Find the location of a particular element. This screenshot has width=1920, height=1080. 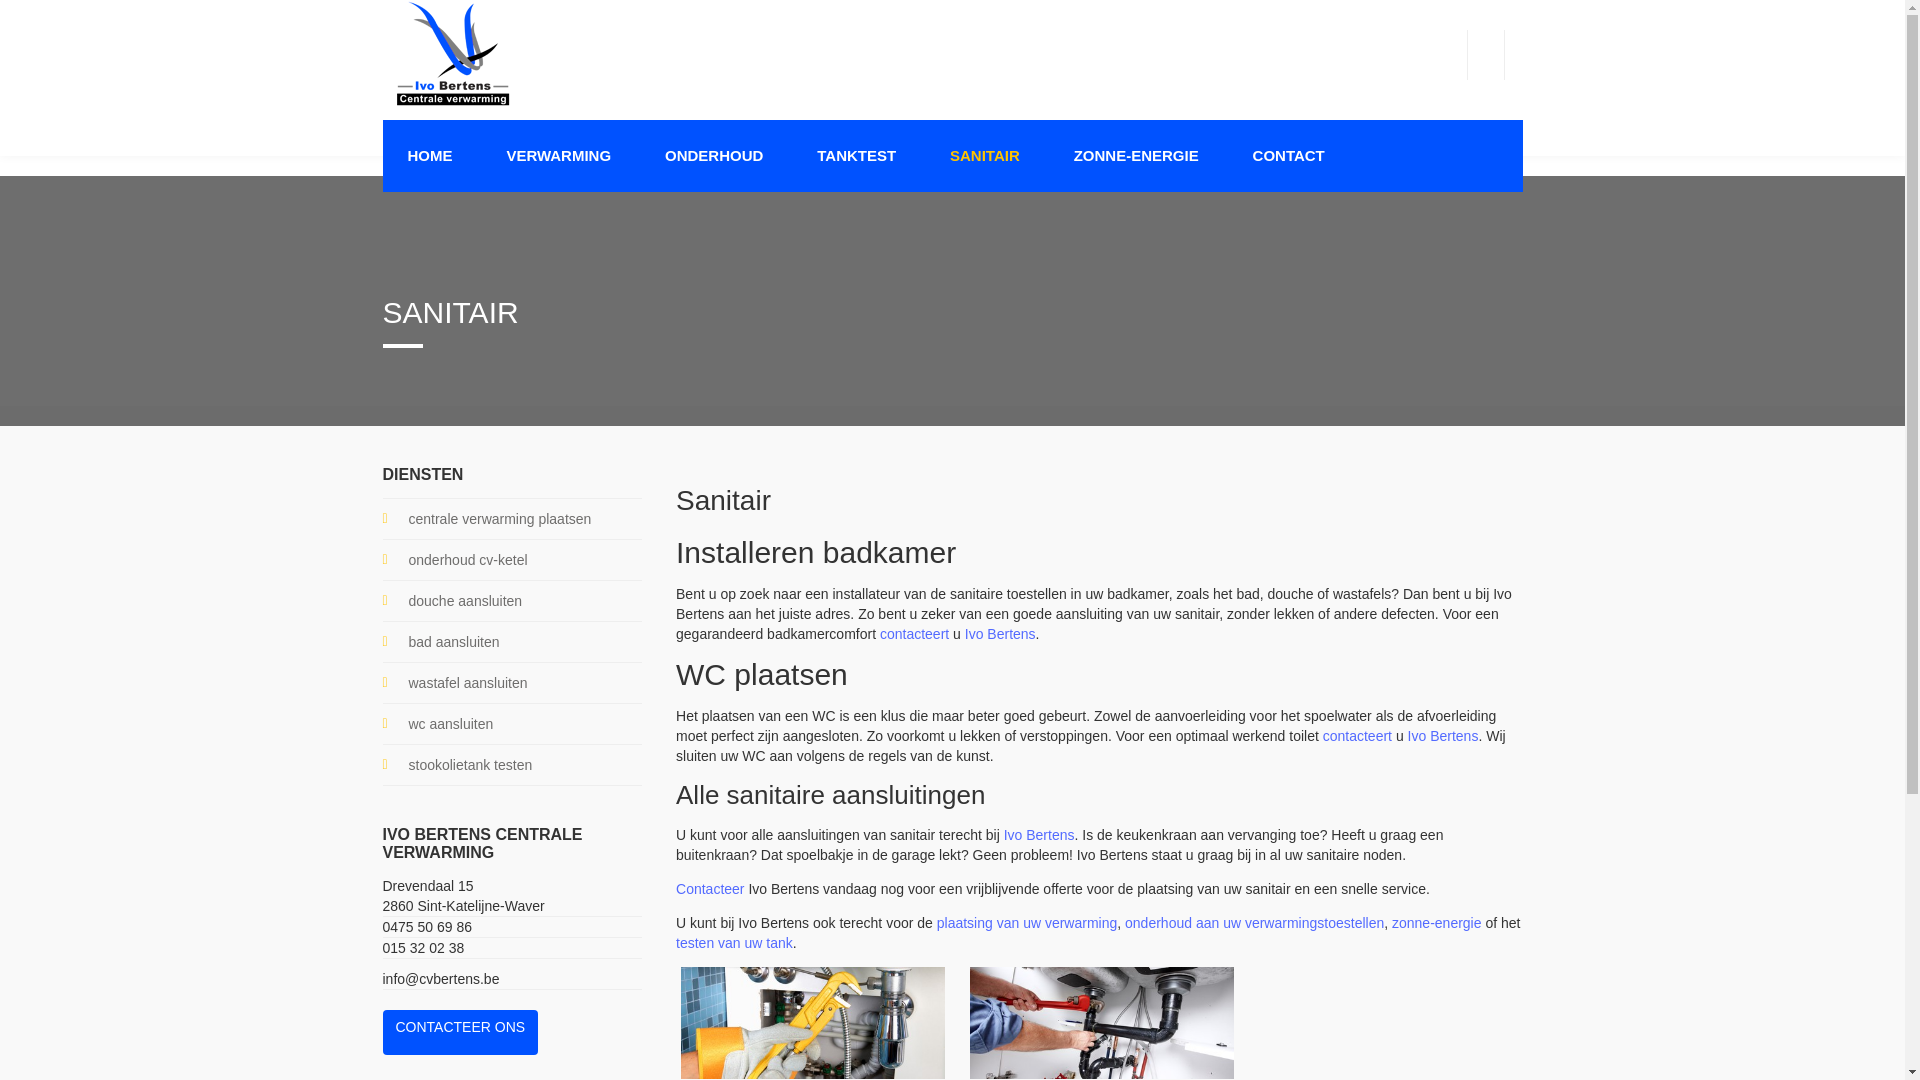

'bad aansluiten' is located at coordinates (511, 641).